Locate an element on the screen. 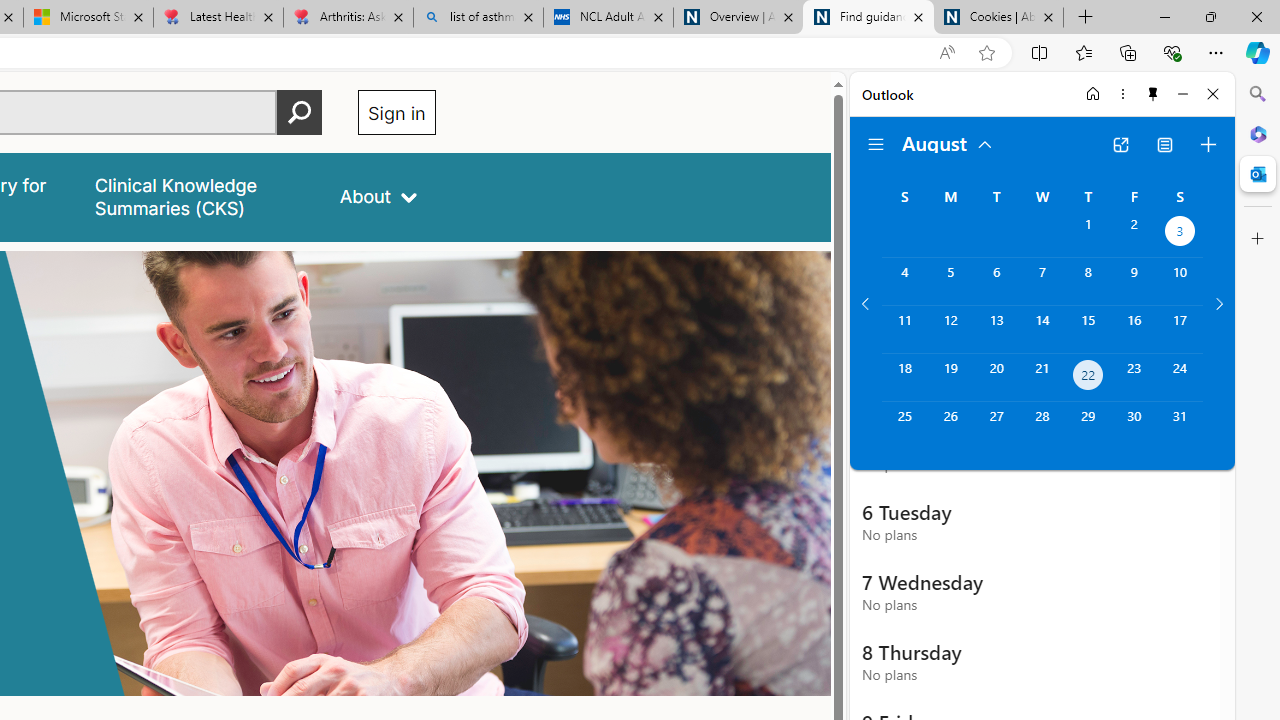 This screenshot has height=720, width=1280. 'Wednesday, August 21, 2024. ' is located at coordinates (1041, 377).